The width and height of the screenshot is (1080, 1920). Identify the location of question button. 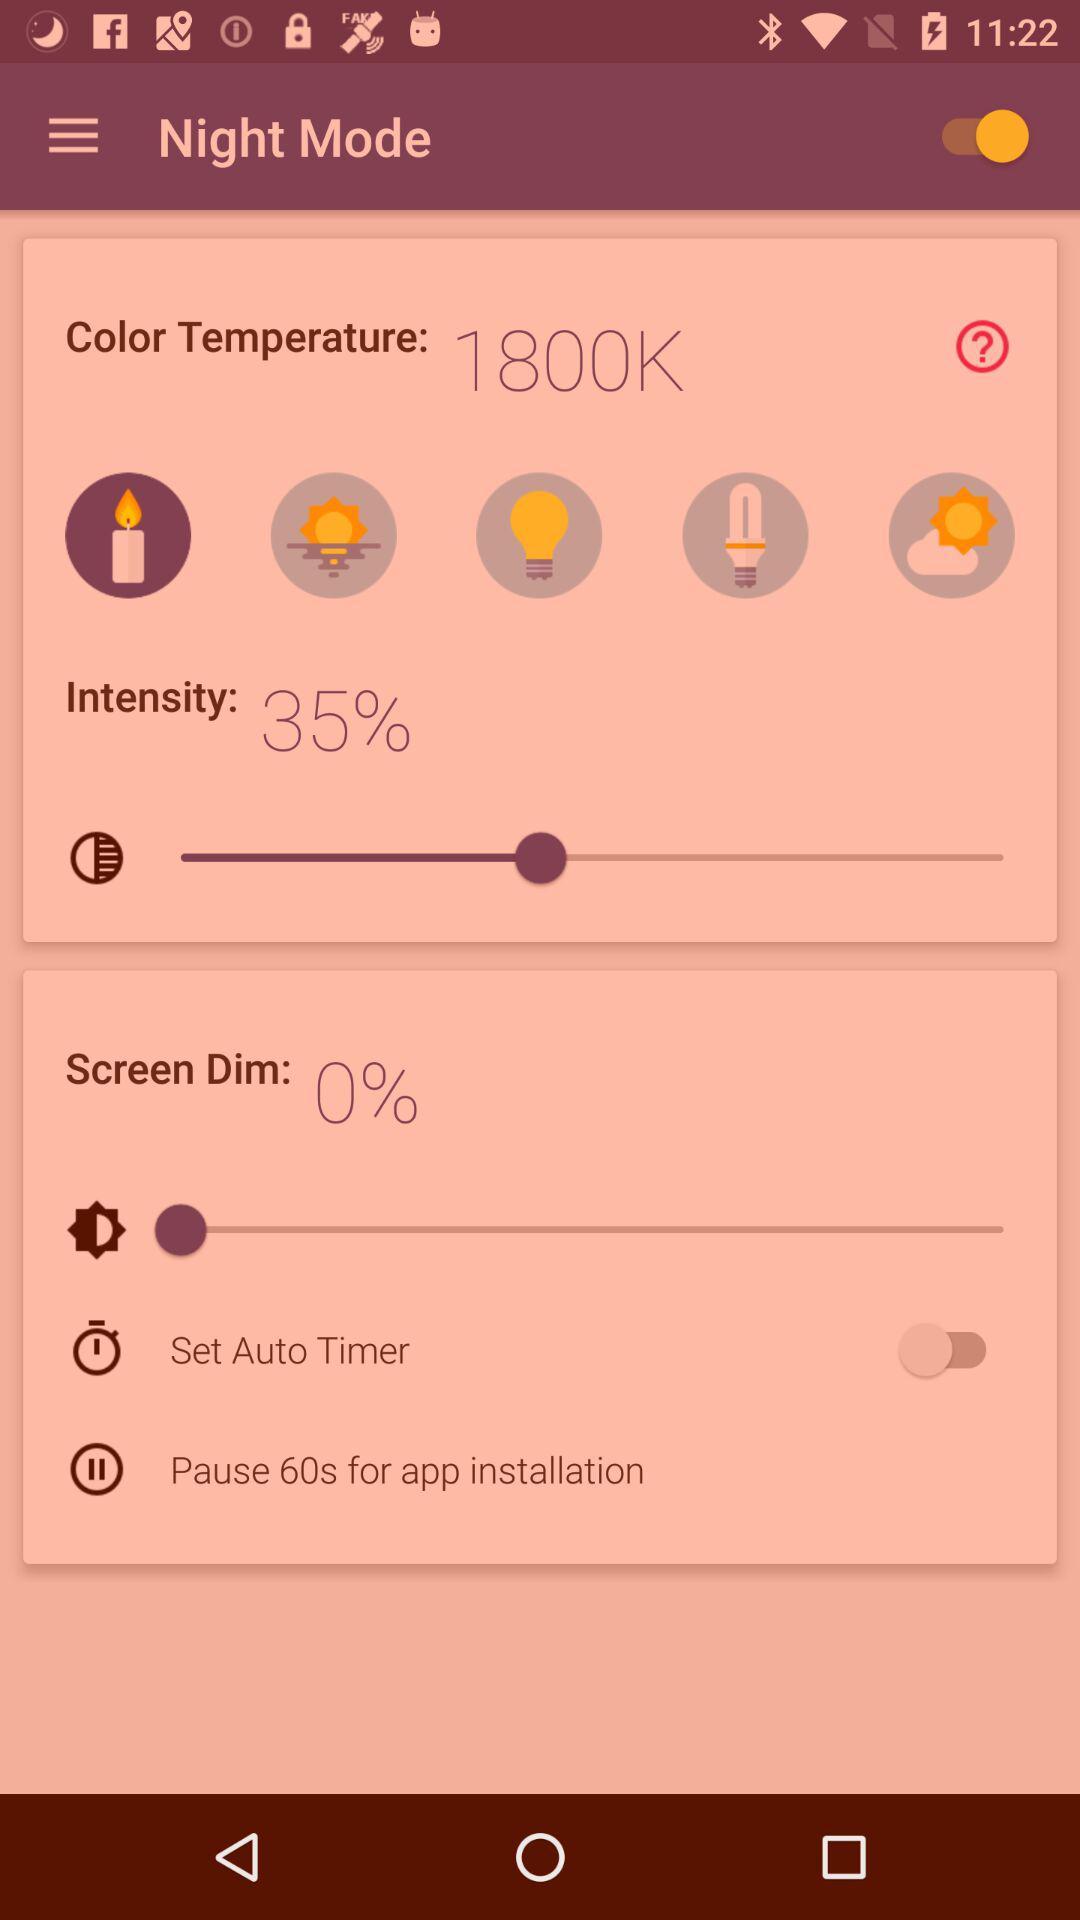
(981, 346).